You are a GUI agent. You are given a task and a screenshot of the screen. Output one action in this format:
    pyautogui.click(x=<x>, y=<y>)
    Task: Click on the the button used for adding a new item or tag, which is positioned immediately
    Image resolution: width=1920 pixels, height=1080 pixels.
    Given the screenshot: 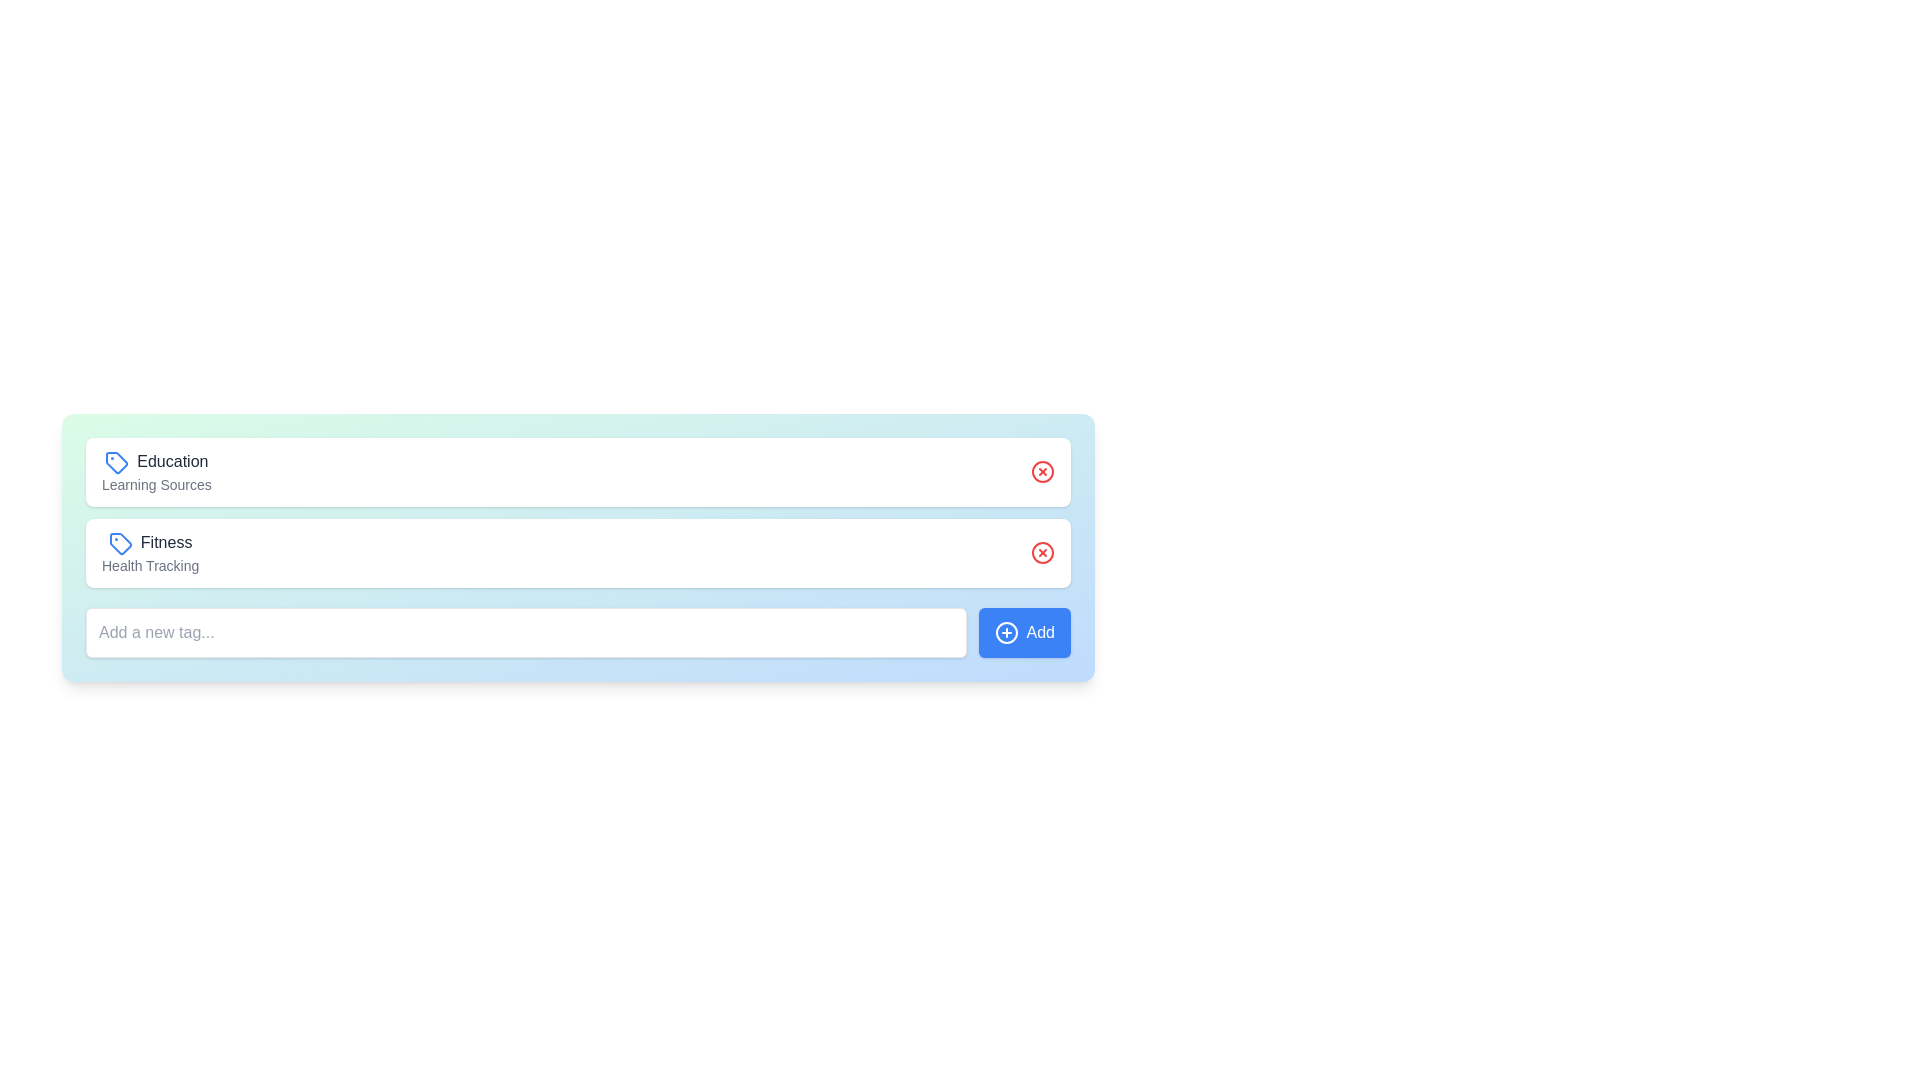 What is the action you would take?
    pyautogui.click(x=1024, y=632)
    